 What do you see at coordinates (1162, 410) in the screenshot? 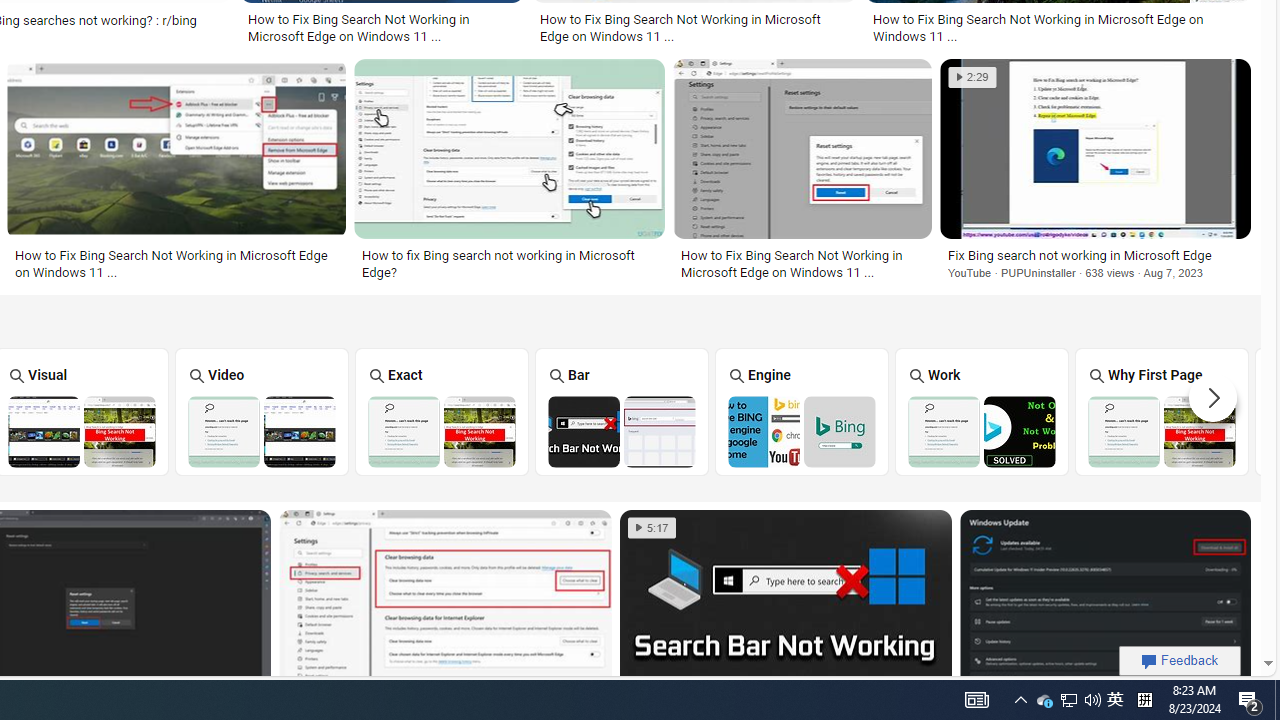
I see `'Why First Page'` at bounding box center [1162, 410].